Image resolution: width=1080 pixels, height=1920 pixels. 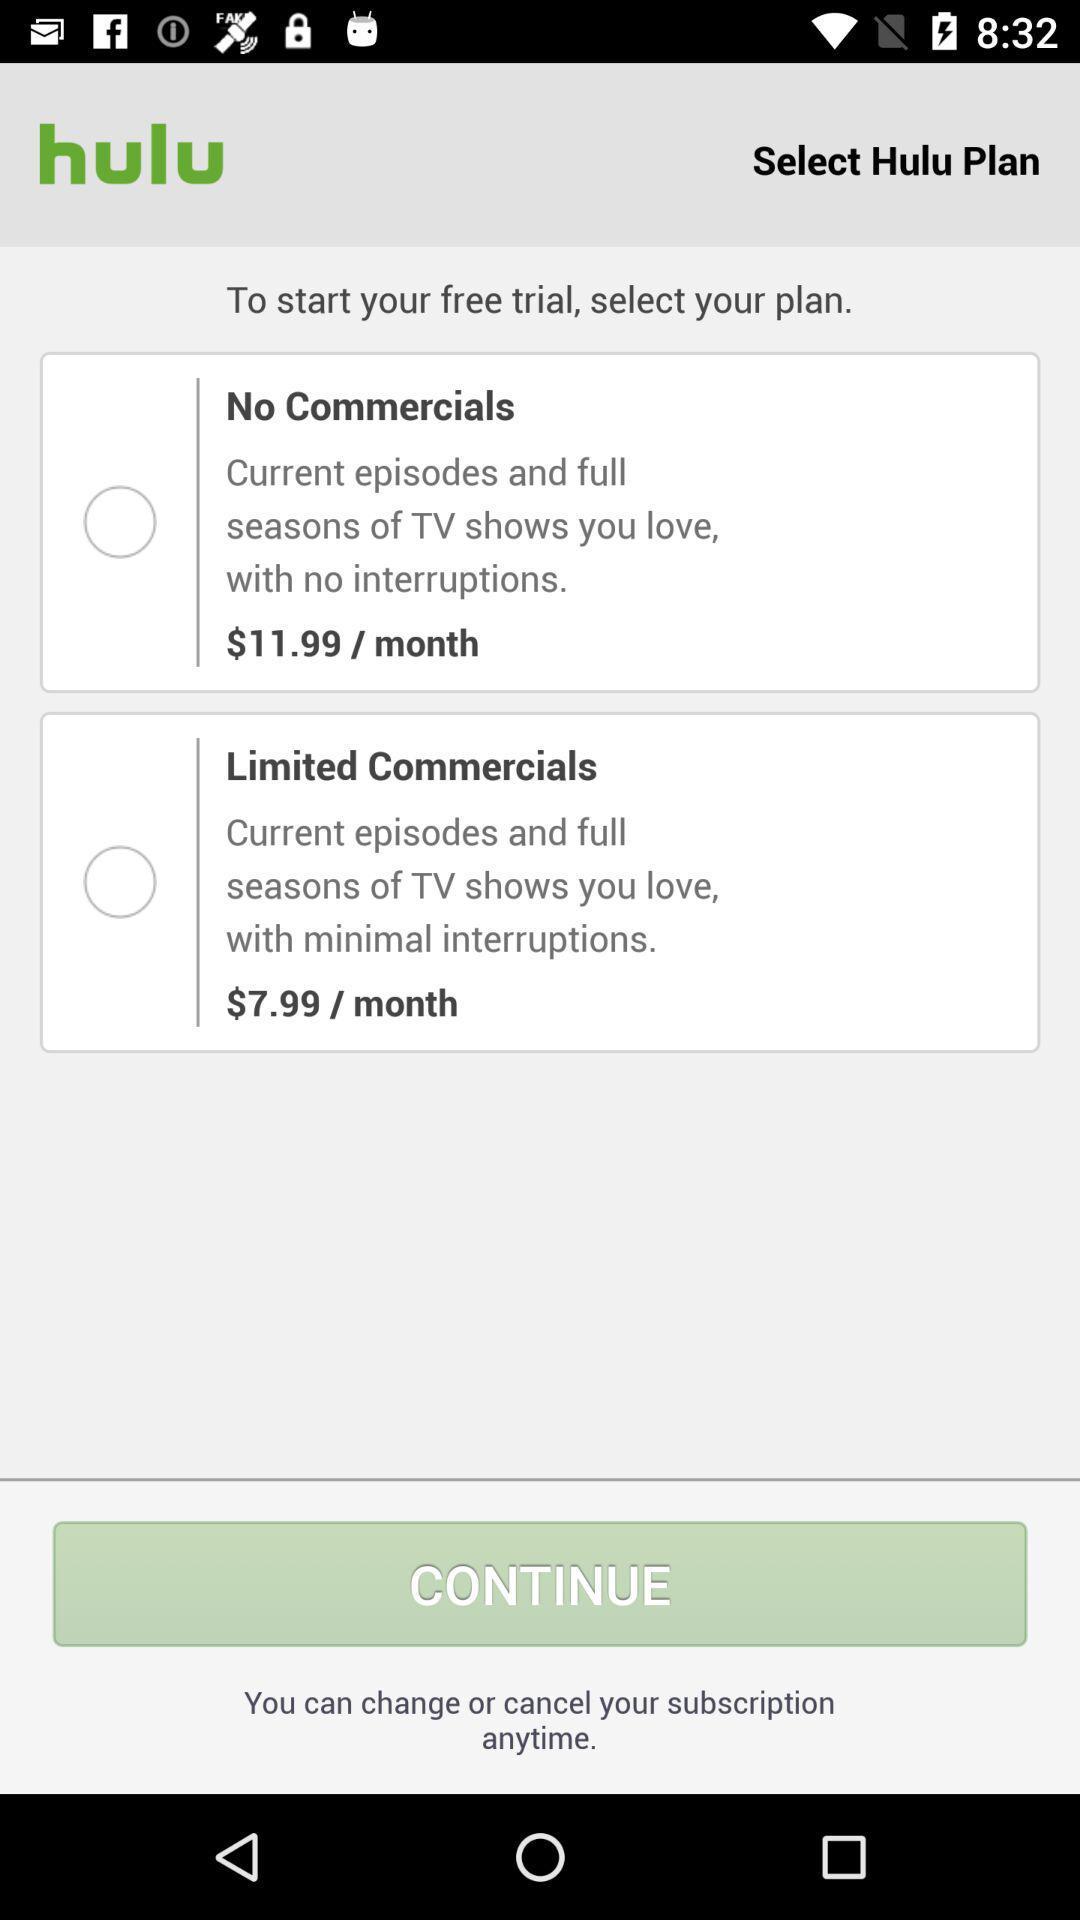 What do you see at coordinates (540, 1583) in the screenshot?
I see `the continue icon` at bounding box center [540, 1583].